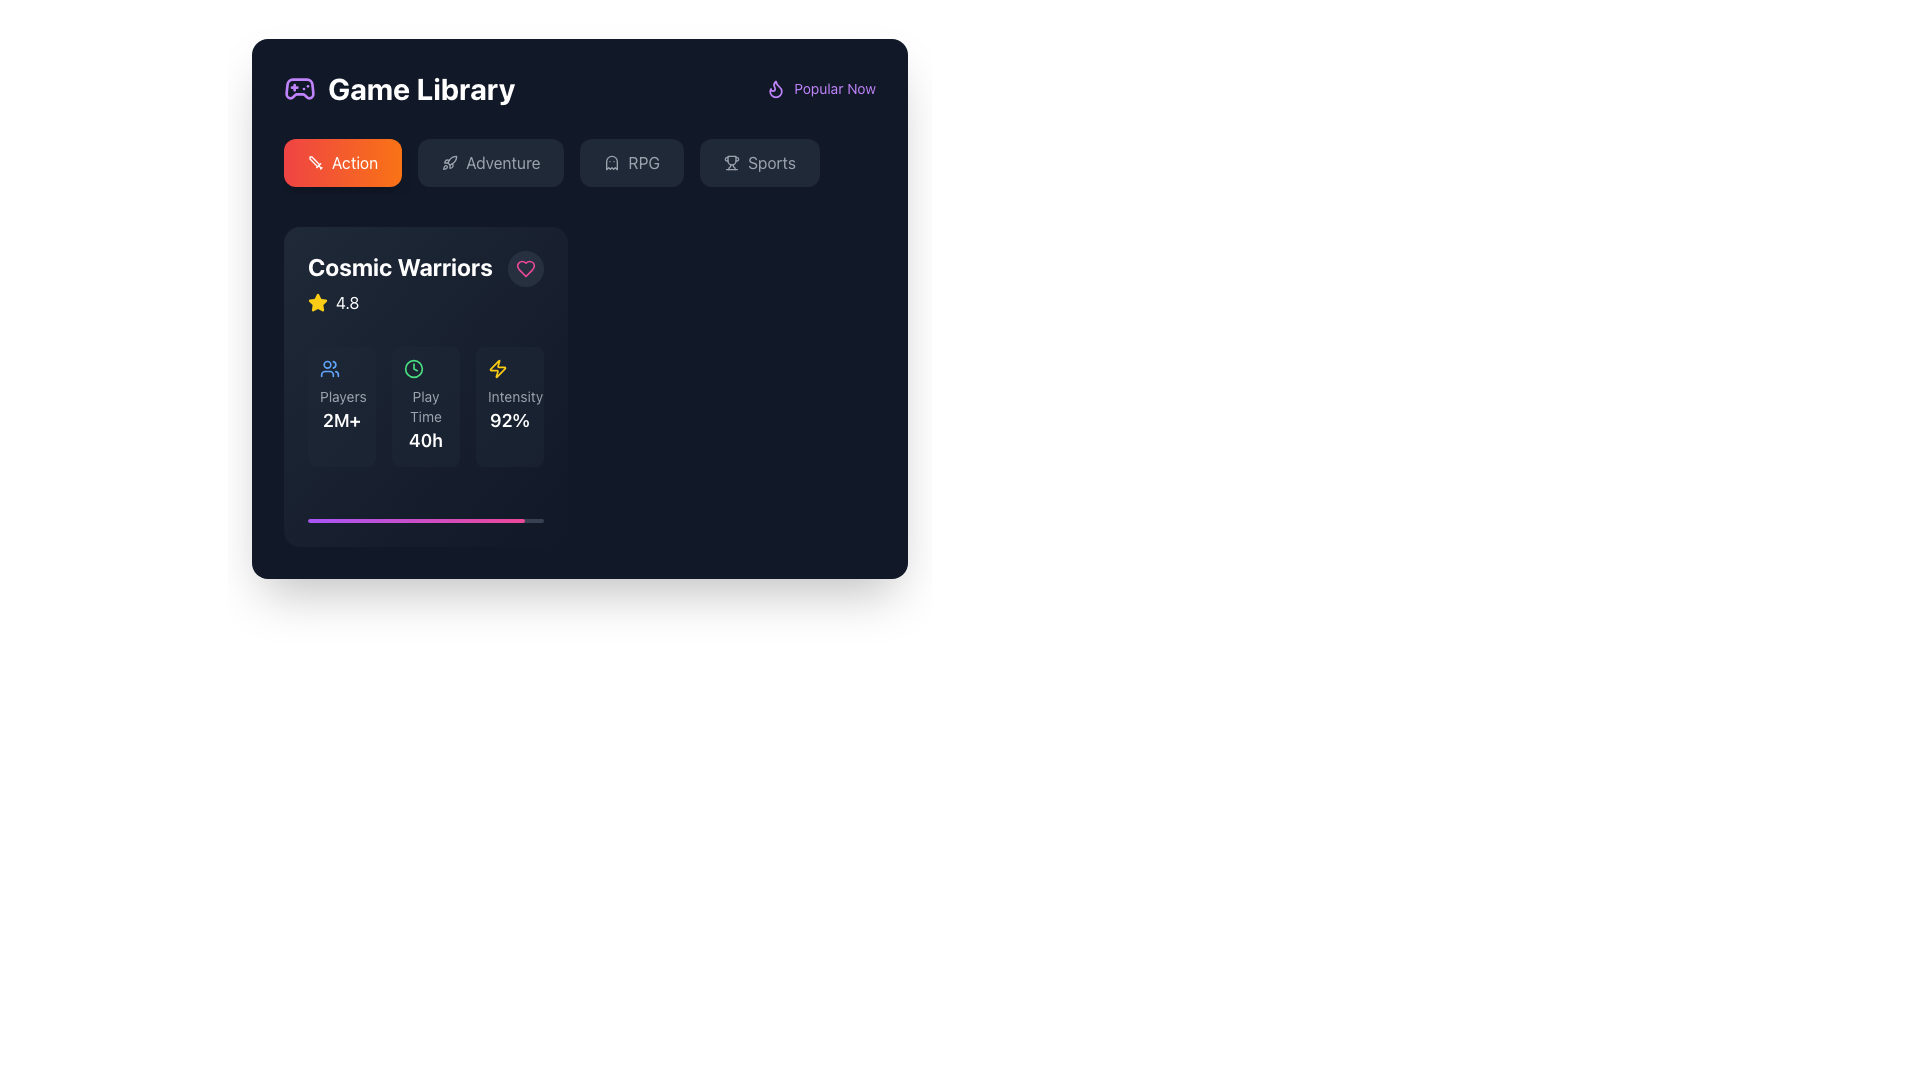 Image resolution: width=1920 pixels, height=1080 pixels. I want to click on the decorative icon associated with the 'Game Library' section, so click(298, 87).